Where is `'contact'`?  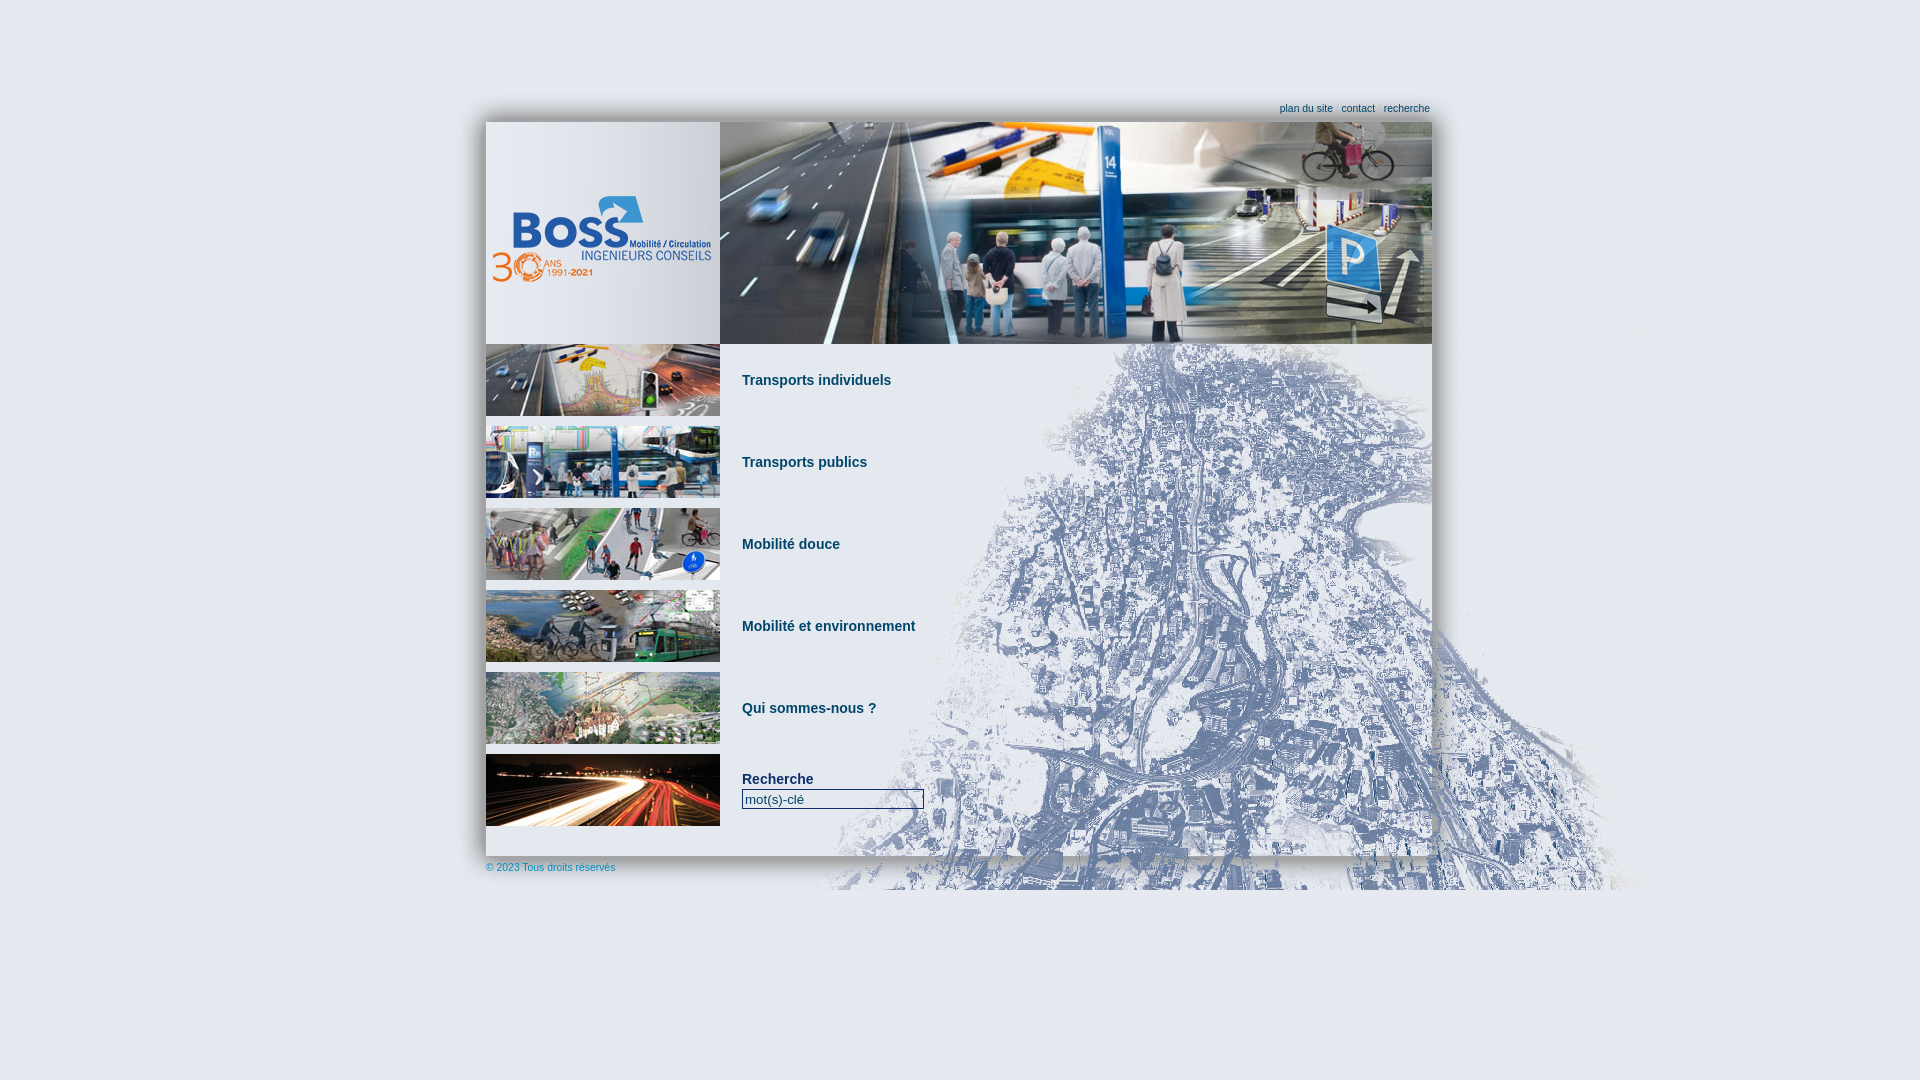
'contact' is located at coordinates (1342, 108).